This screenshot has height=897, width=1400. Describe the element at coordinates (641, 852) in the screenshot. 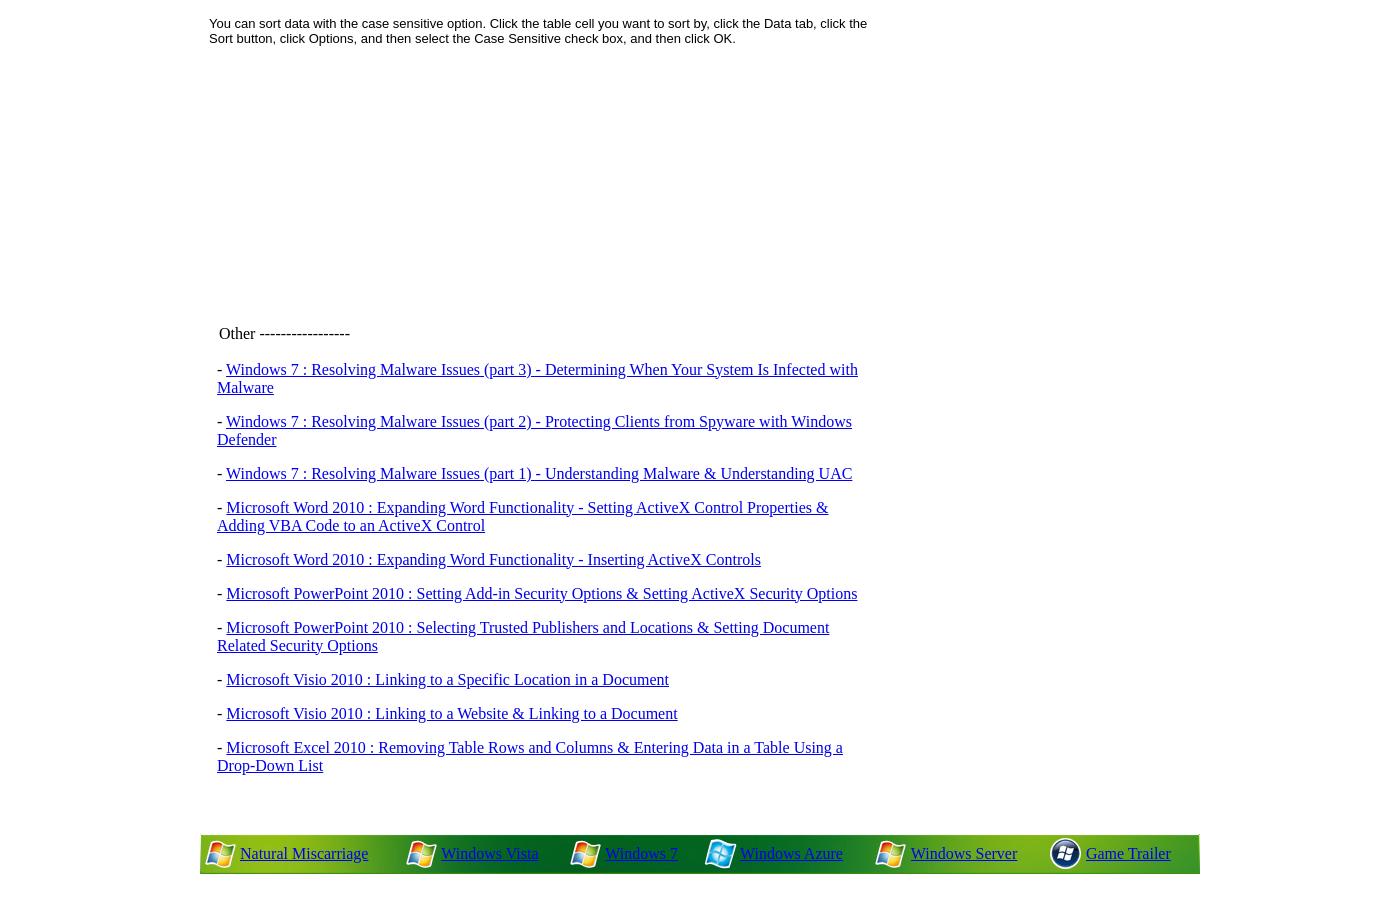

I see `'Windows 7'` at that location.